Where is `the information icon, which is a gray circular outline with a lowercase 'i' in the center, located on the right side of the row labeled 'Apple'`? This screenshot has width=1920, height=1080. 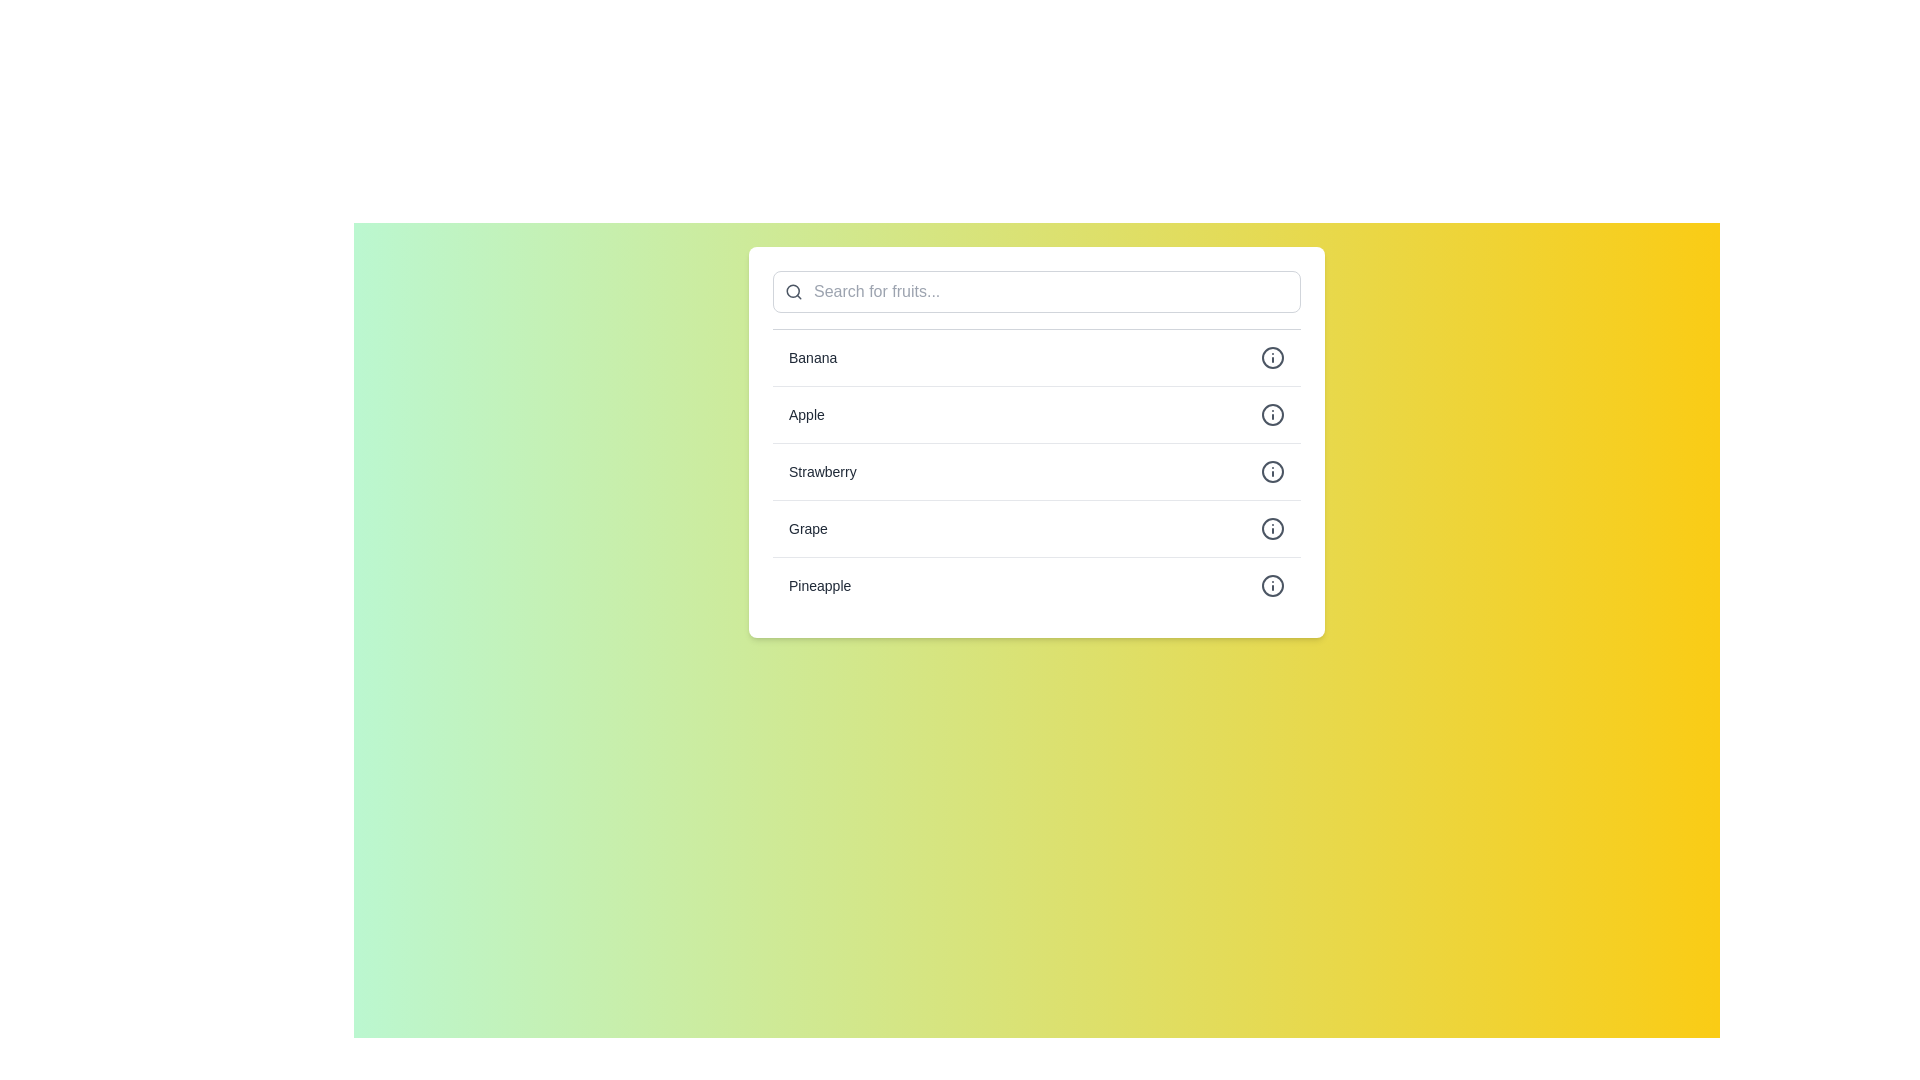 the information icon, which is a gray circular outline with a lowercase 'i' in the center, located on the right side of the row labeled 'Apple' is located at coordinates (1271, 414).